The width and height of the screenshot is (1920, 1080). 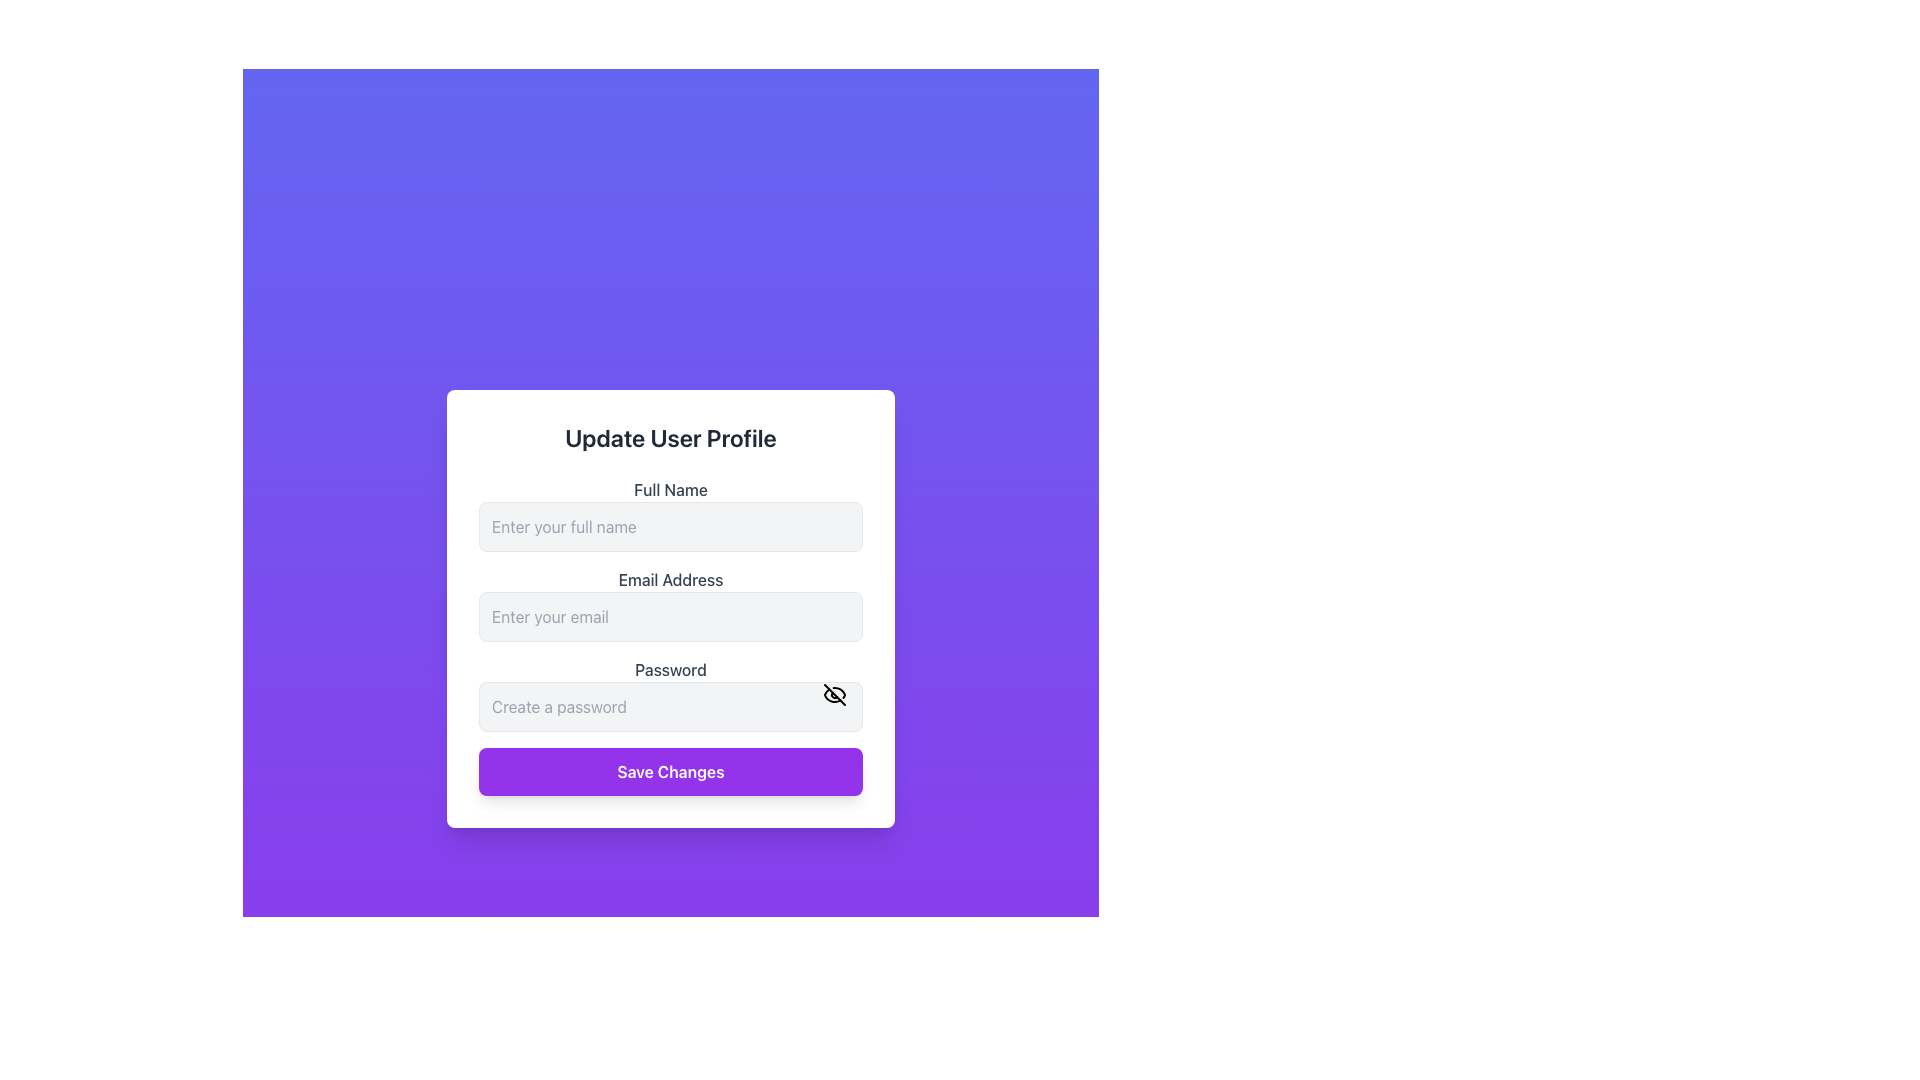 I want to click on the label element that describes the password input field, positioned directly above it in the form structure, so click(x=671, y=670).